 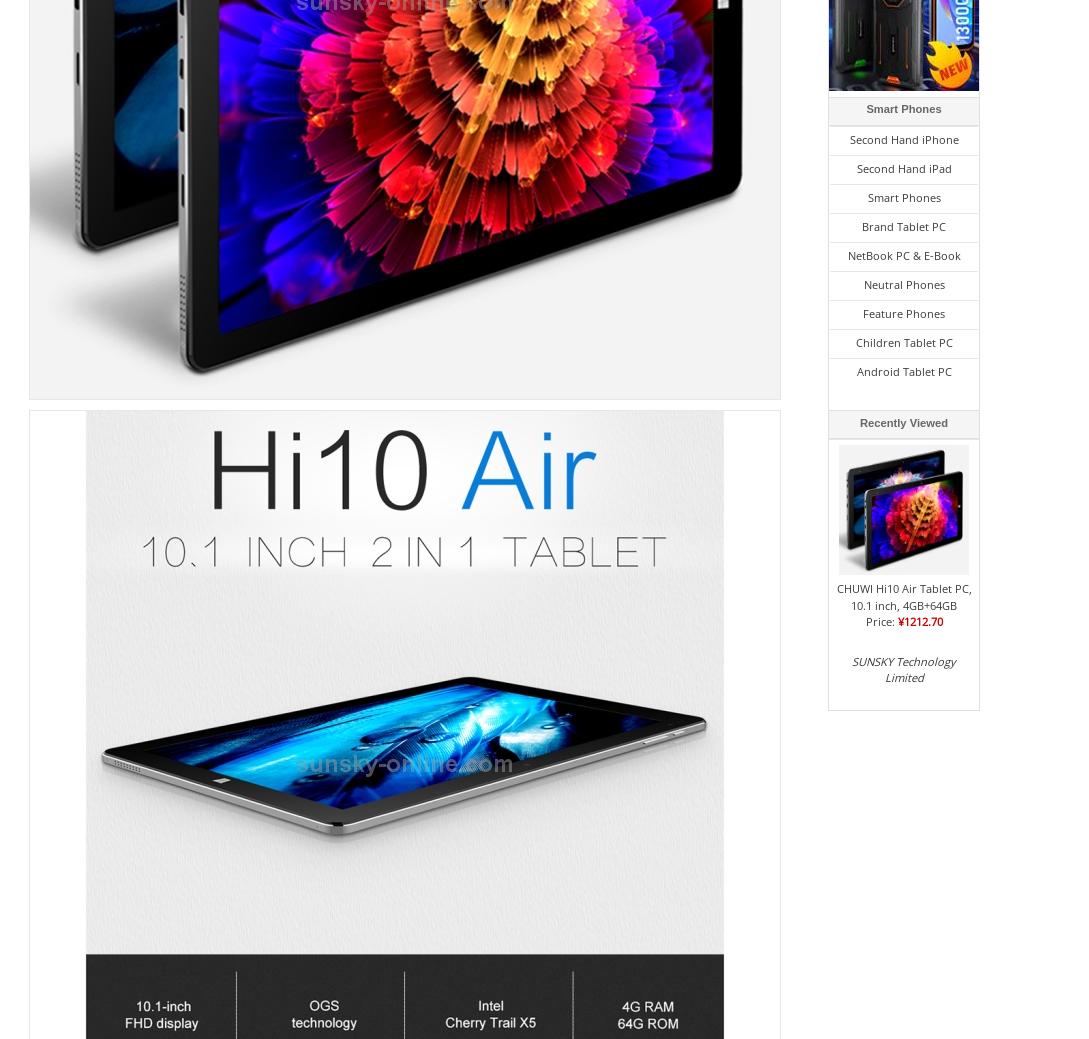 I want to click on 'Android Tablet PC', so click(x=903, y=370).